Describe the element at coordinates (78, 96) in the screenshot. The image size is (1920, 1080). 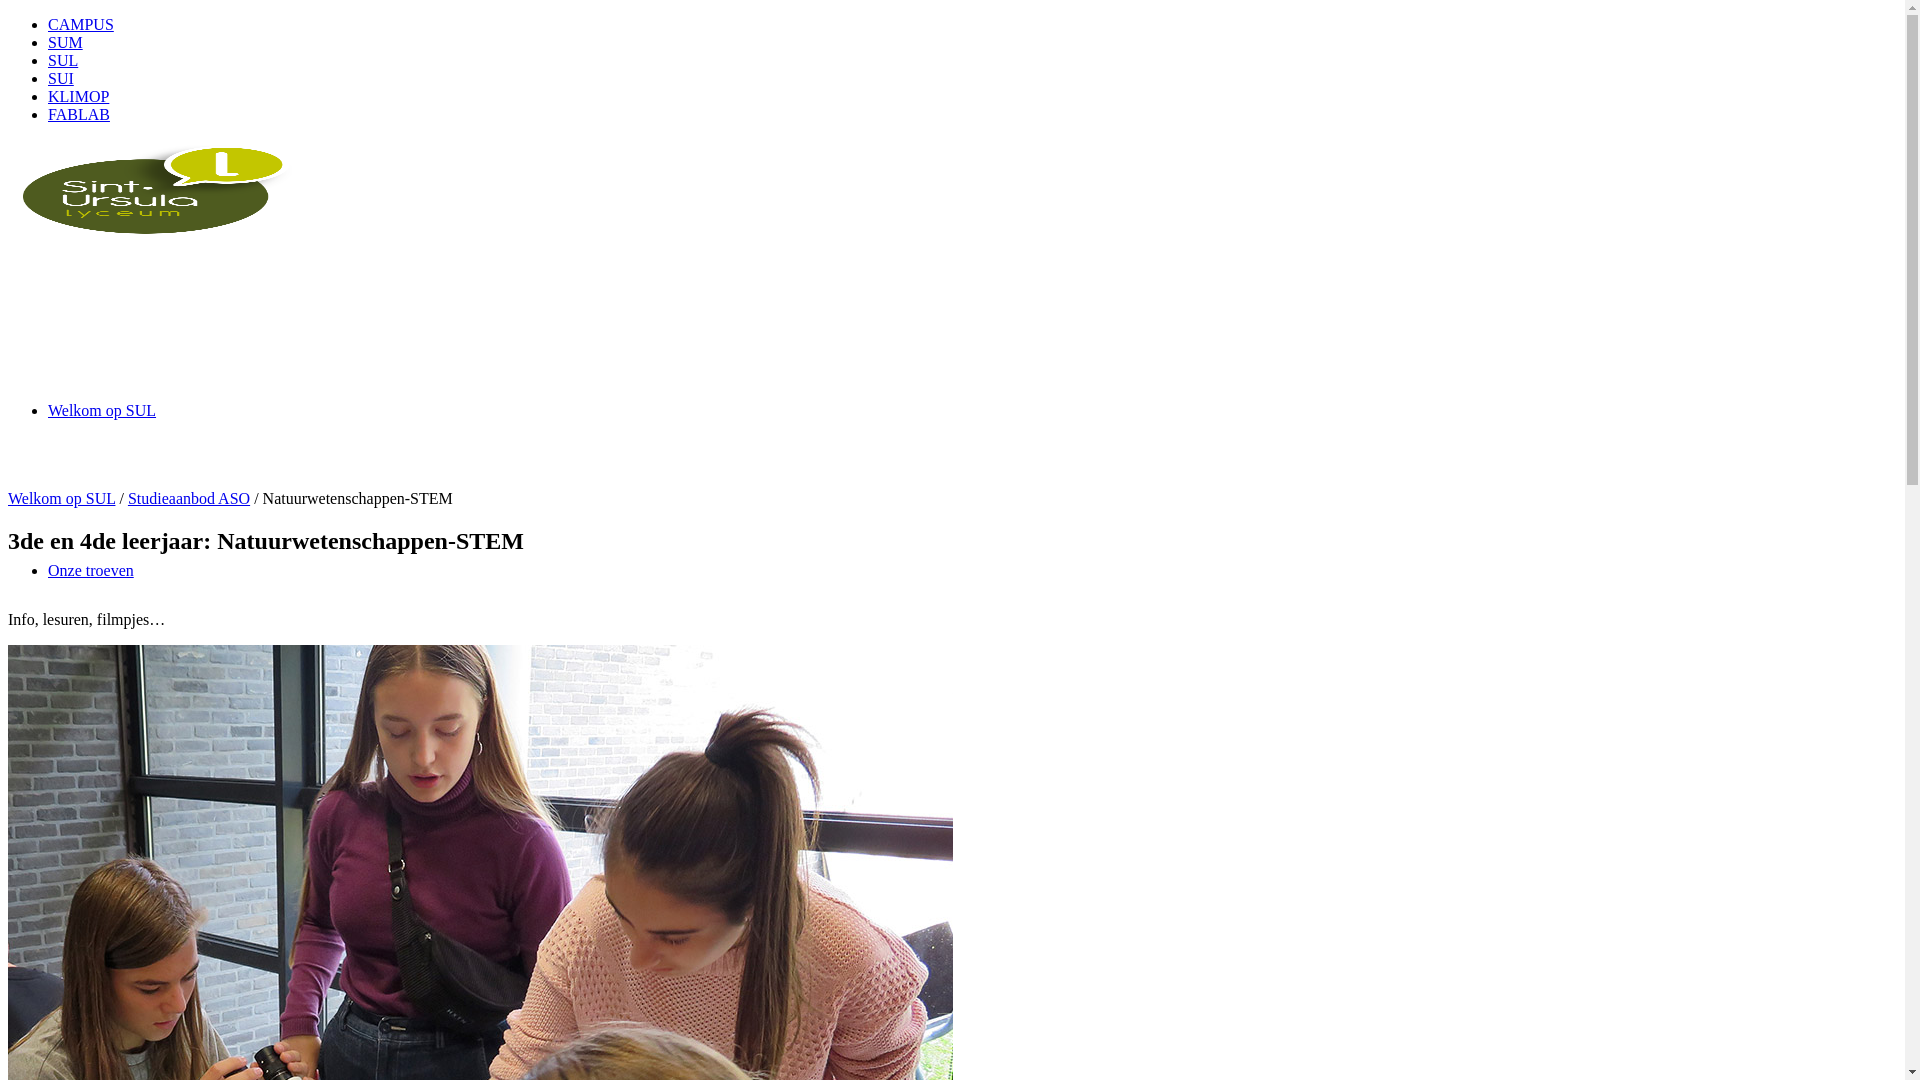
I see `'KLIMOP'` at that location.